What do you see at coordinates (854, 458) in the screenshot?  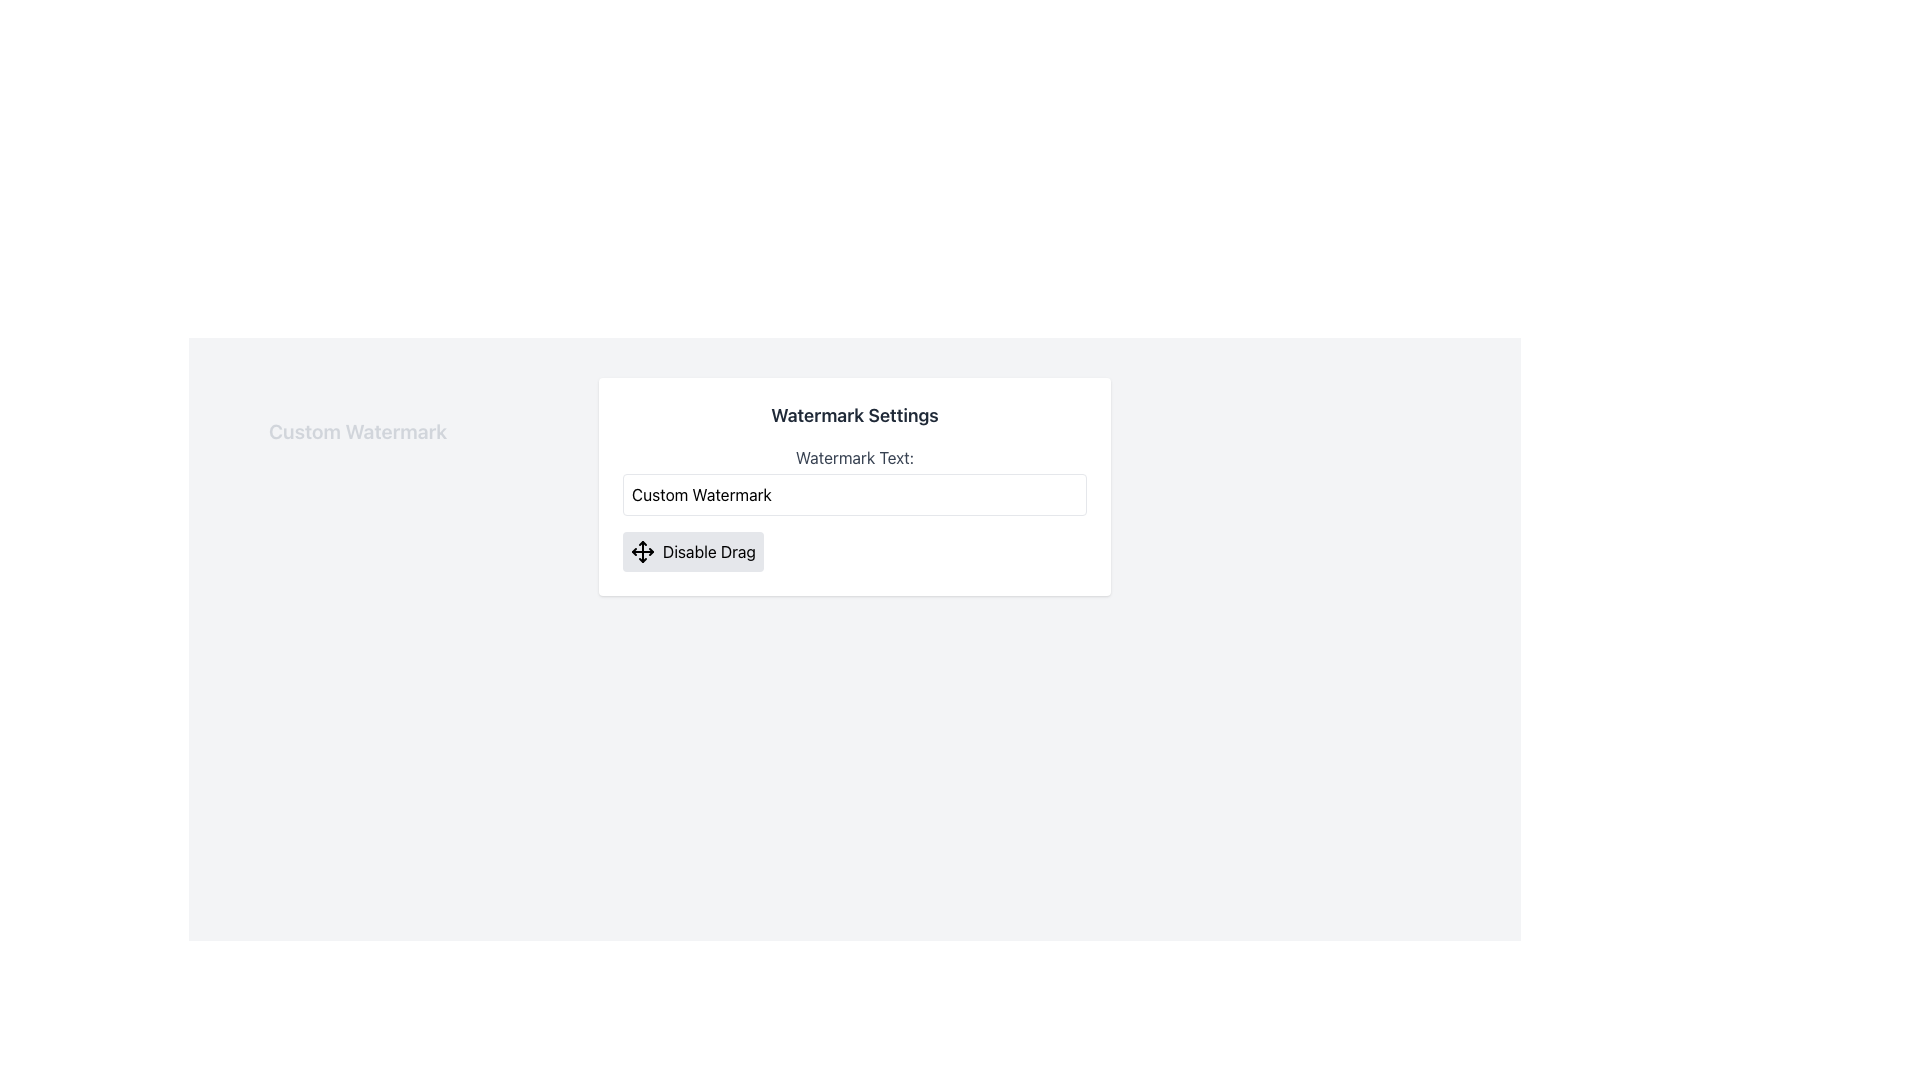 I see `the static label guiding users on the purpose of the 'Custom Watermark' text entry, located within a white box under 'Watermark Settings'` at bounding box center [854, 458].